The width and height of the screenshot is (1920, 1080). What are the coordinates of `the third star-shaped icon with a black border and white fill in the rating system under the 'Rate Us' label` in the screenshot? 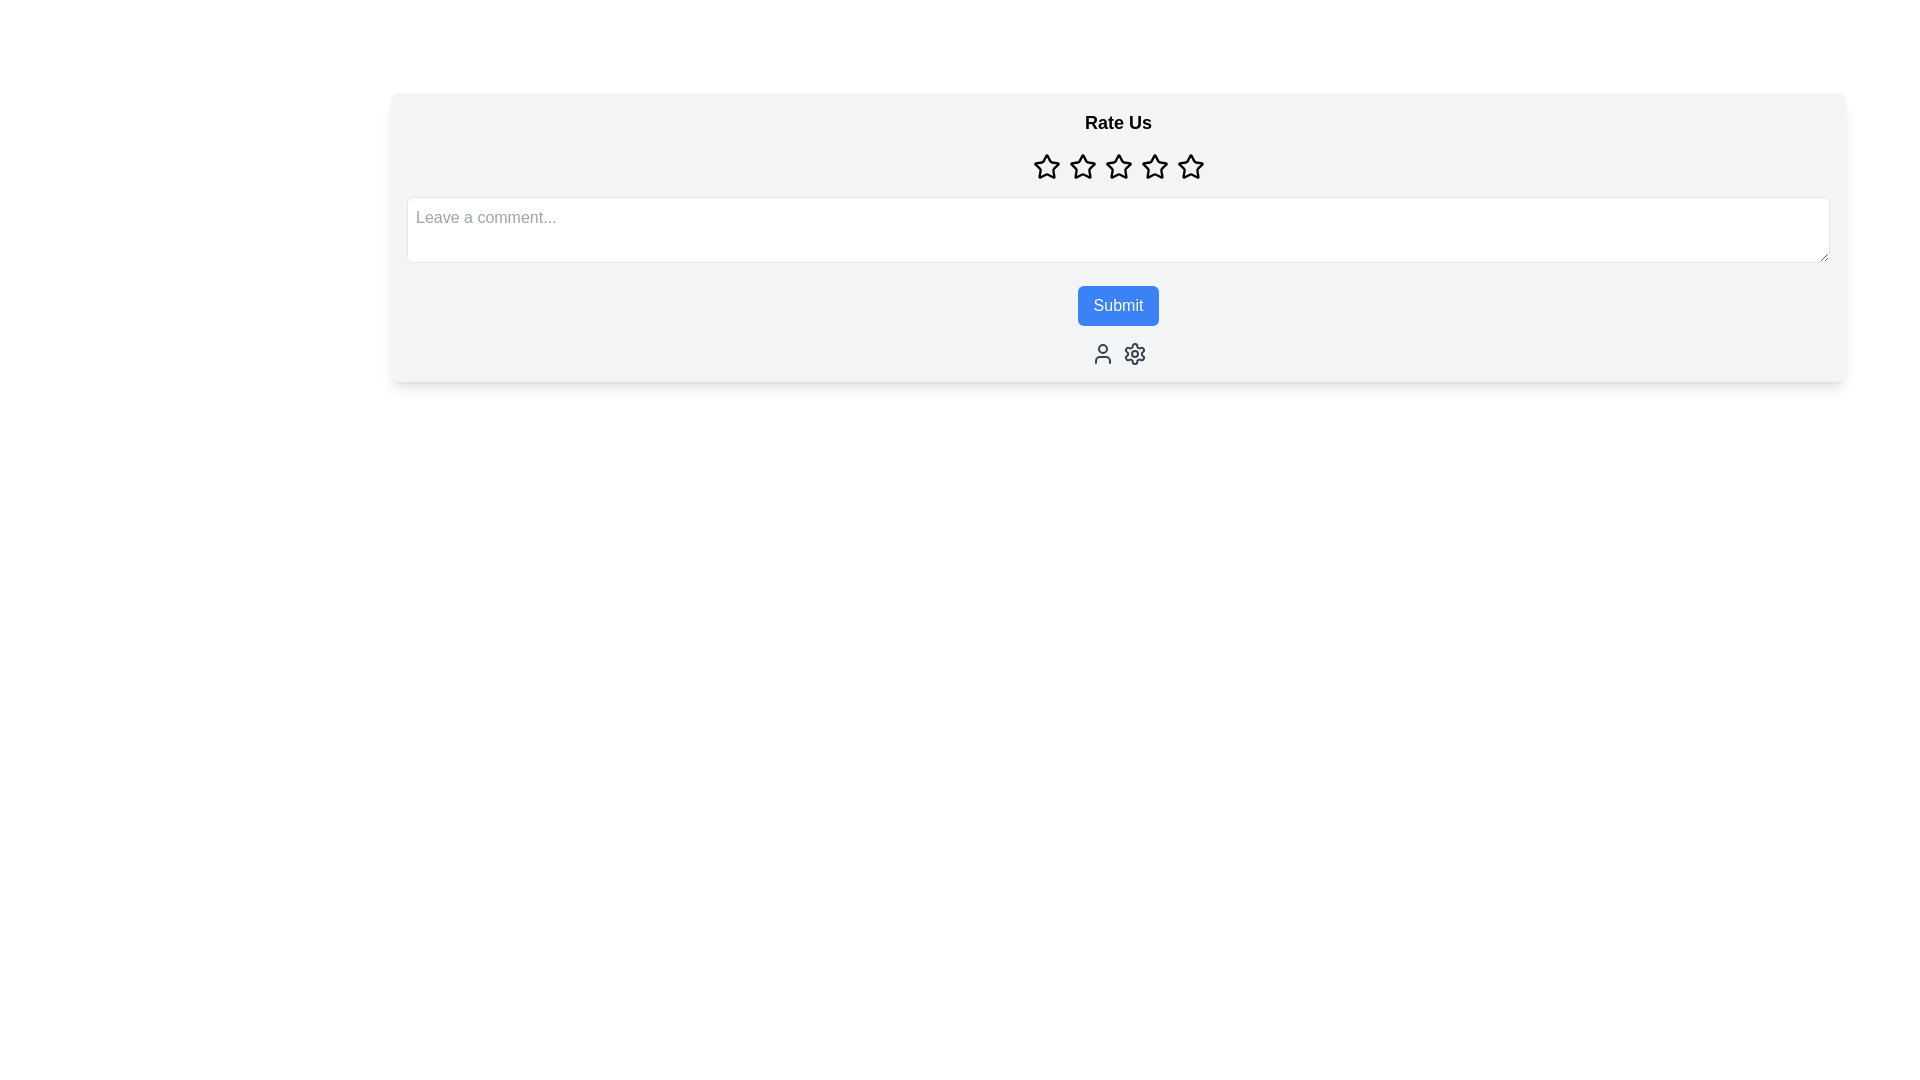 It's located at (1117, 164).